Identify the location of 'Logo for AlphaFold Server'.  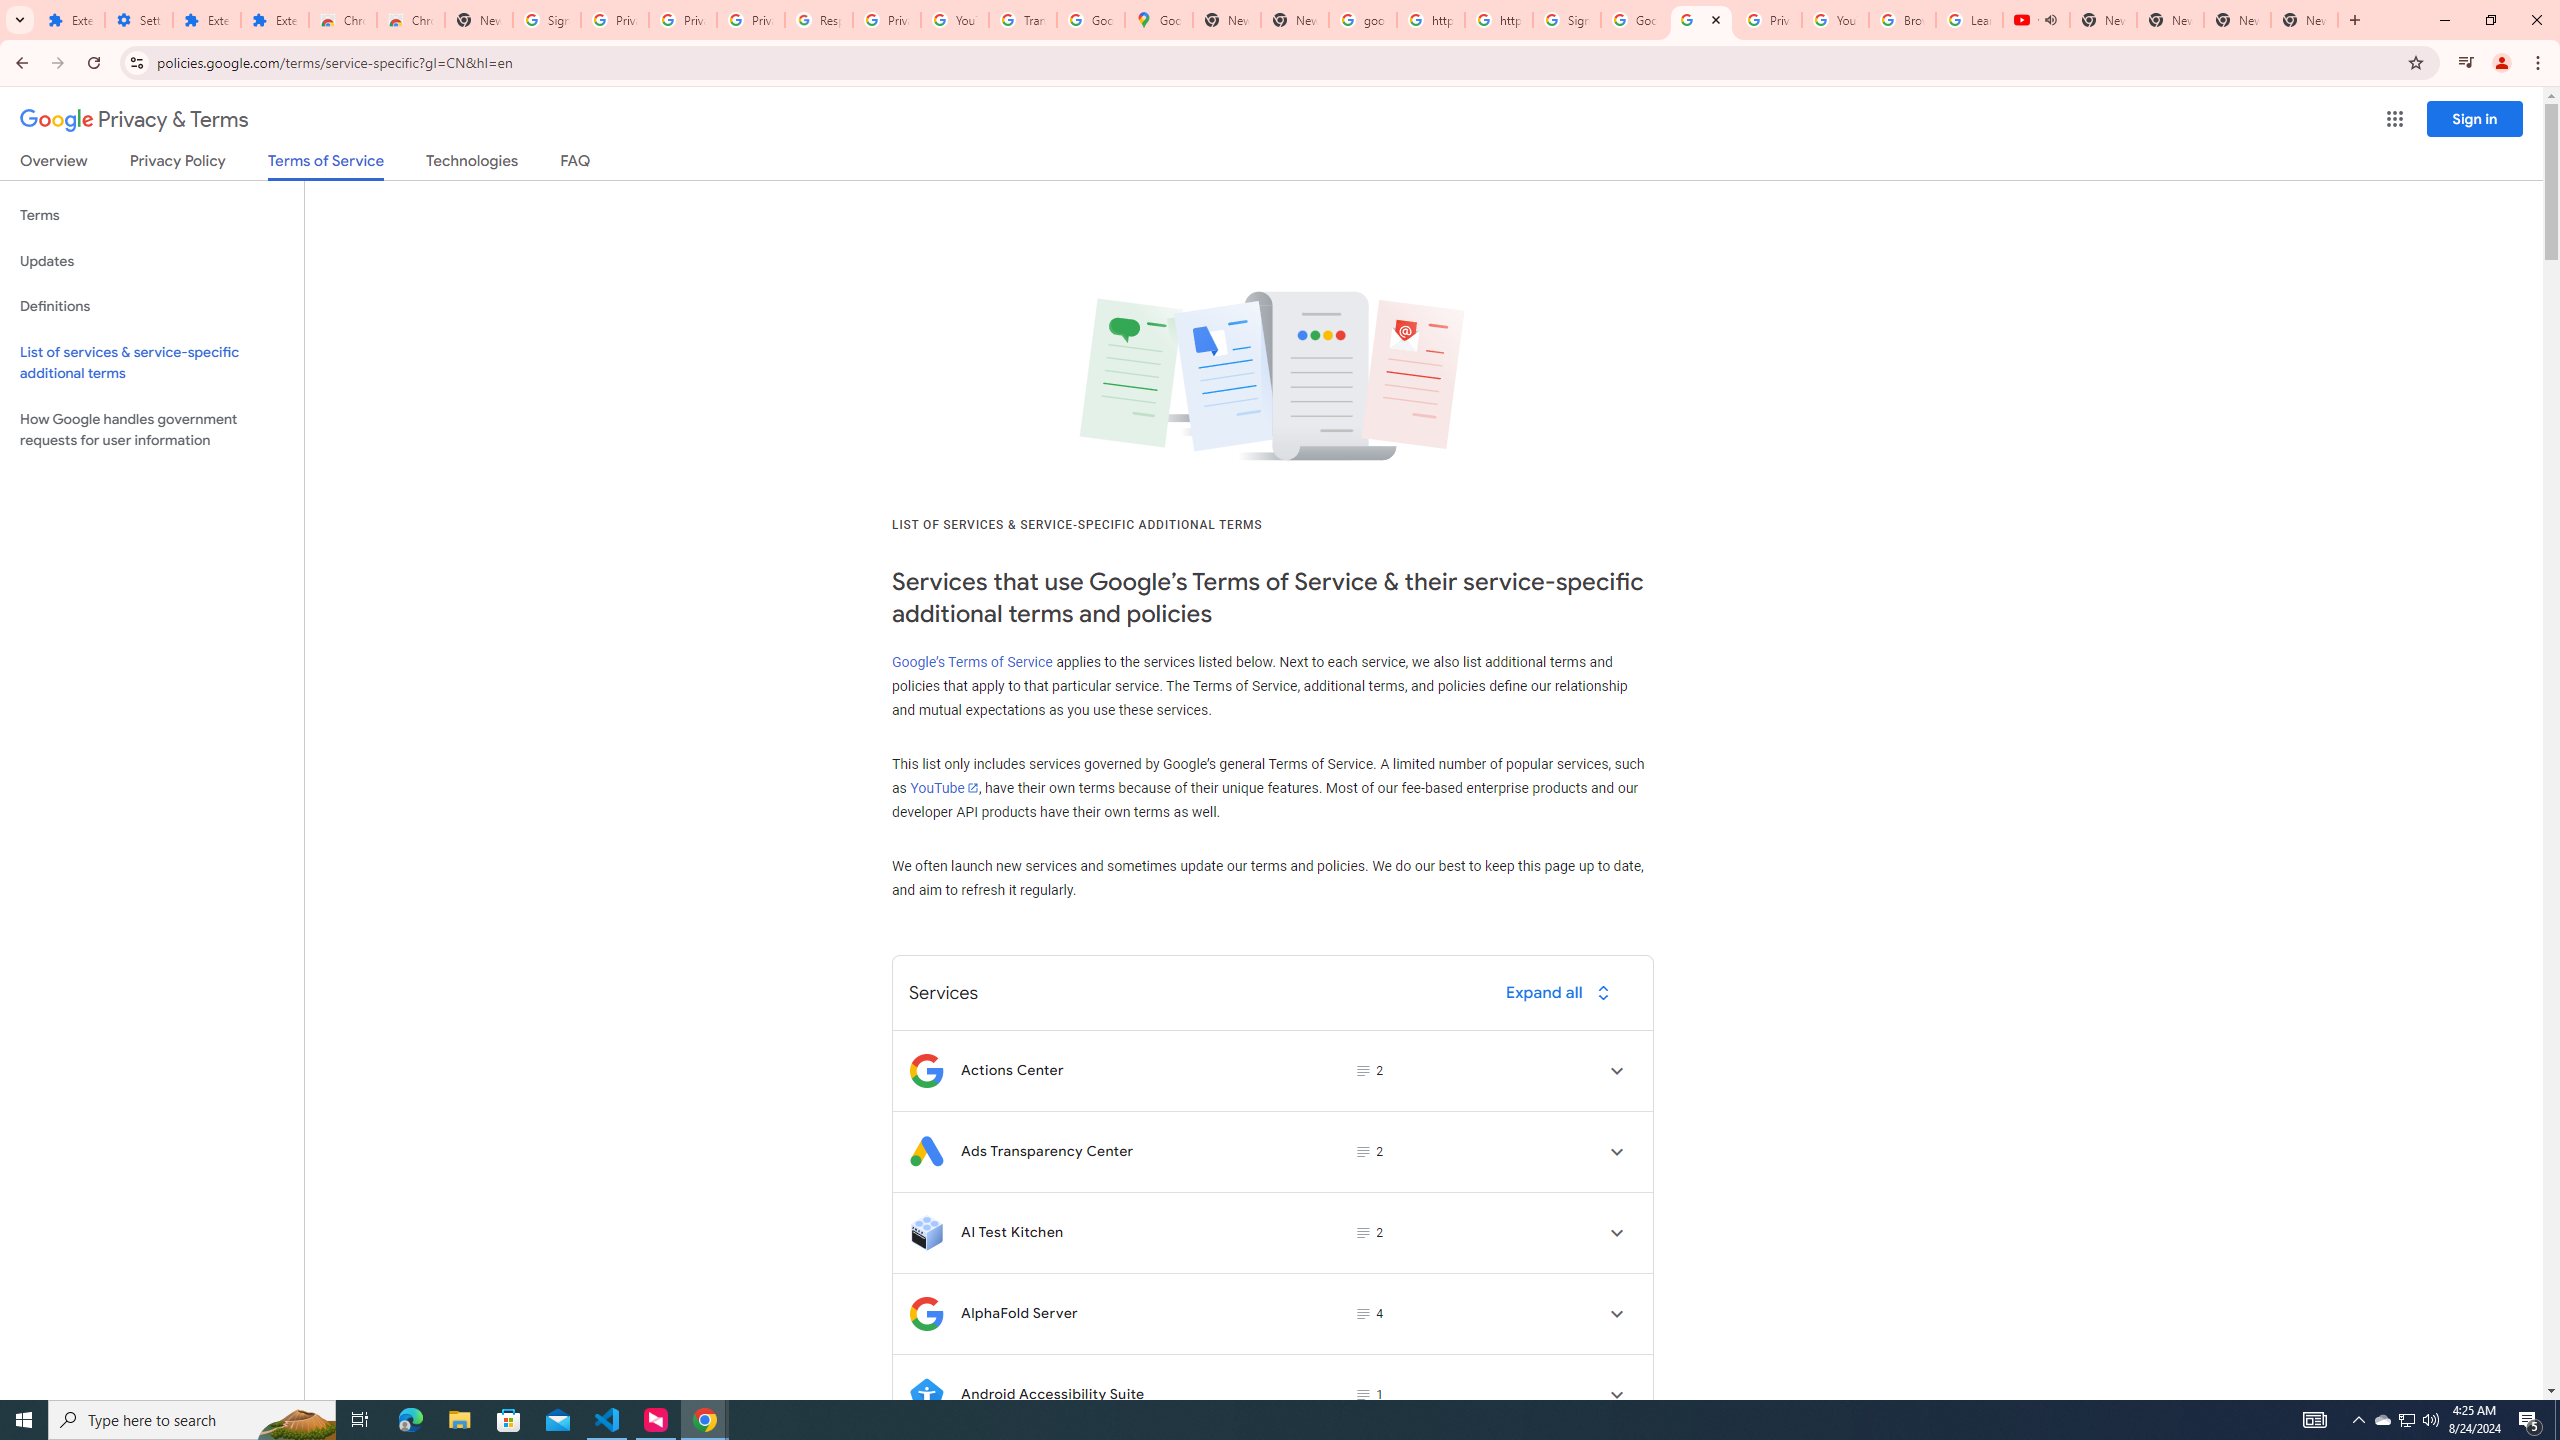
(925, 1313).